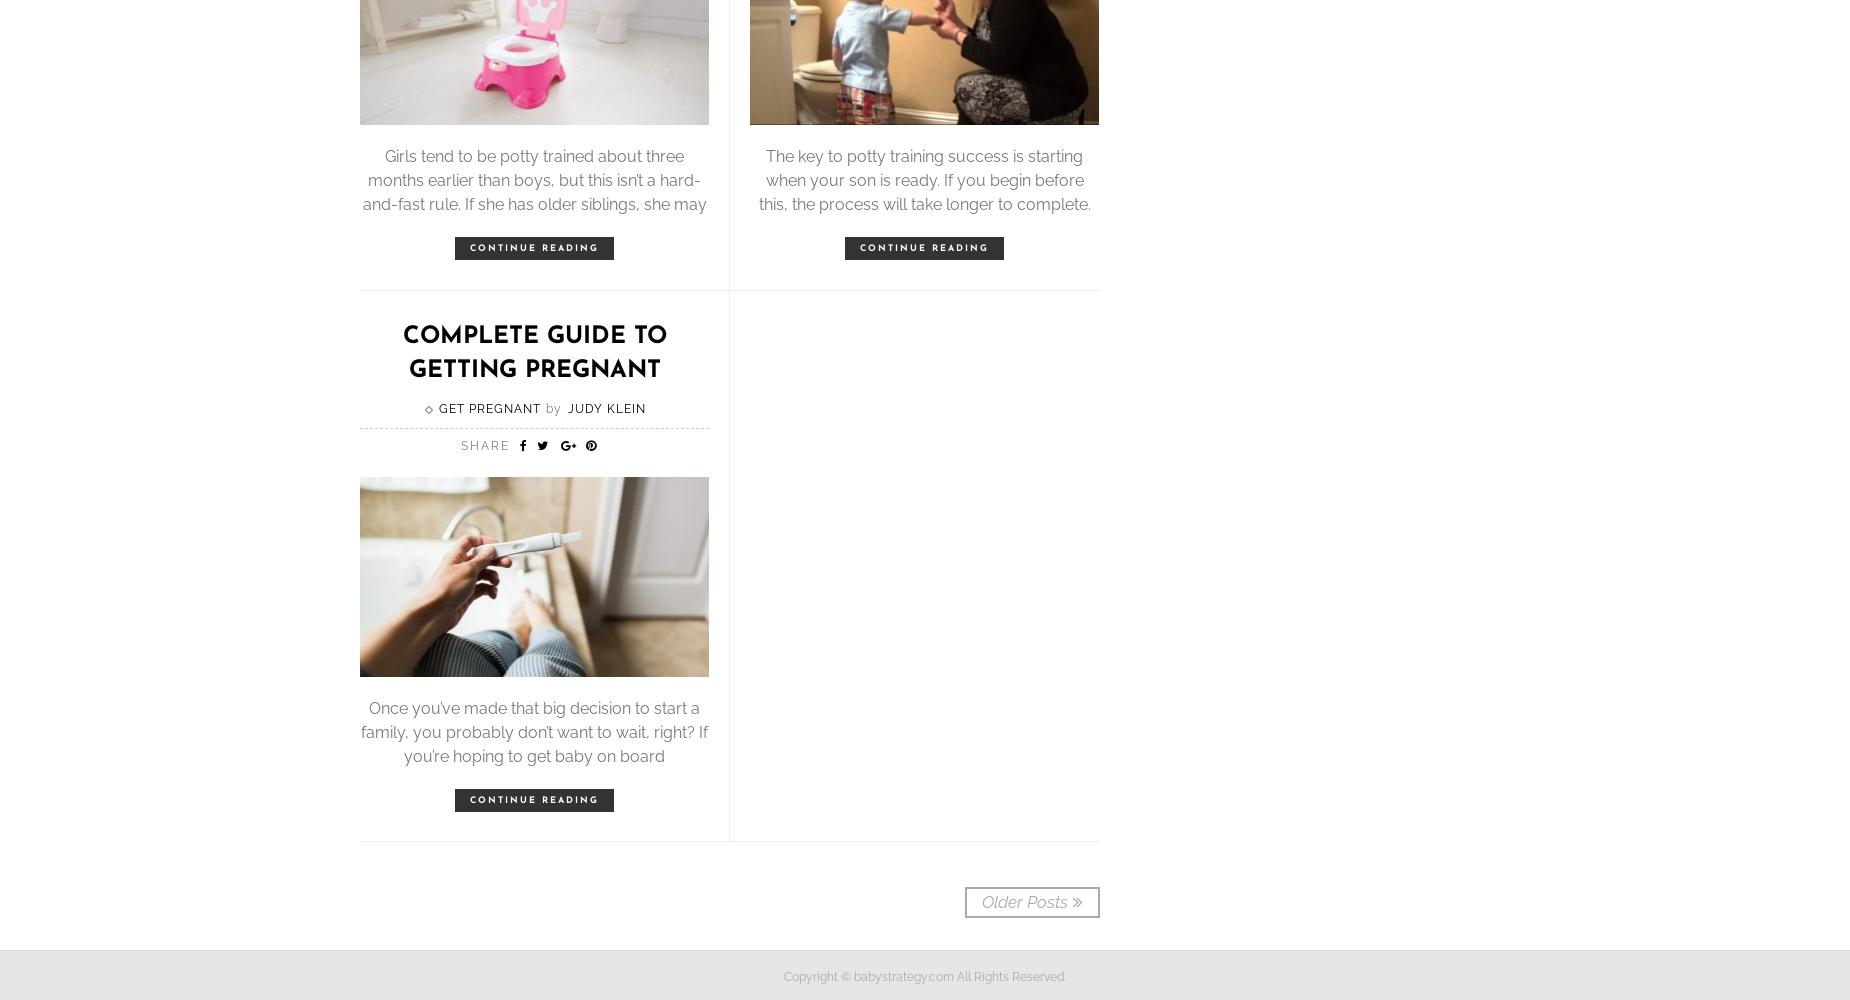 The image size is (1850, 1000). Describe the element at coordinates (361, 179) in the screenshot. I see `'Girls tend to be potty trained about three months earlier than boys, but this isn’t a hard-and-fast rule. If she has older siblings, she may'` at that location.